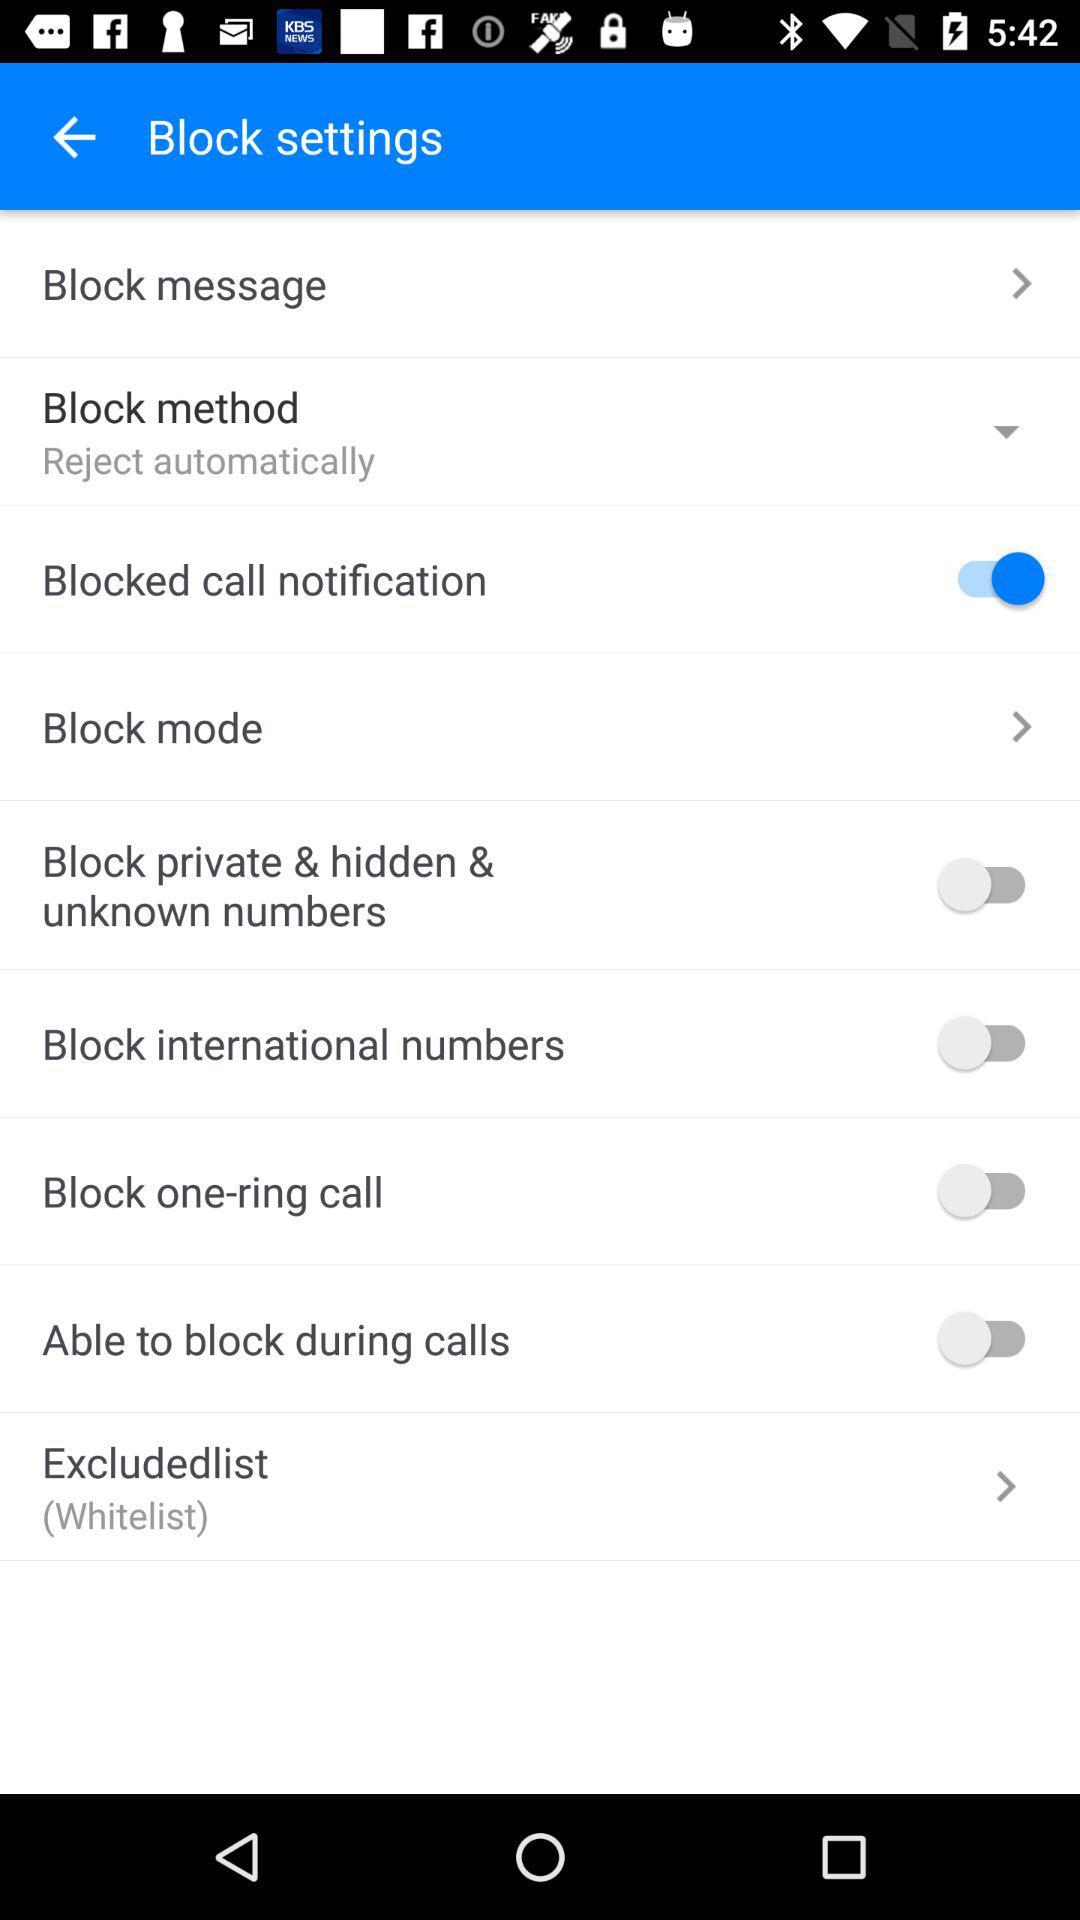 This screenshot has height=1920, width=1080. Describe the element at coordinates (991, 577) in the screenshot. I see `blocked-call notifications` at that location.